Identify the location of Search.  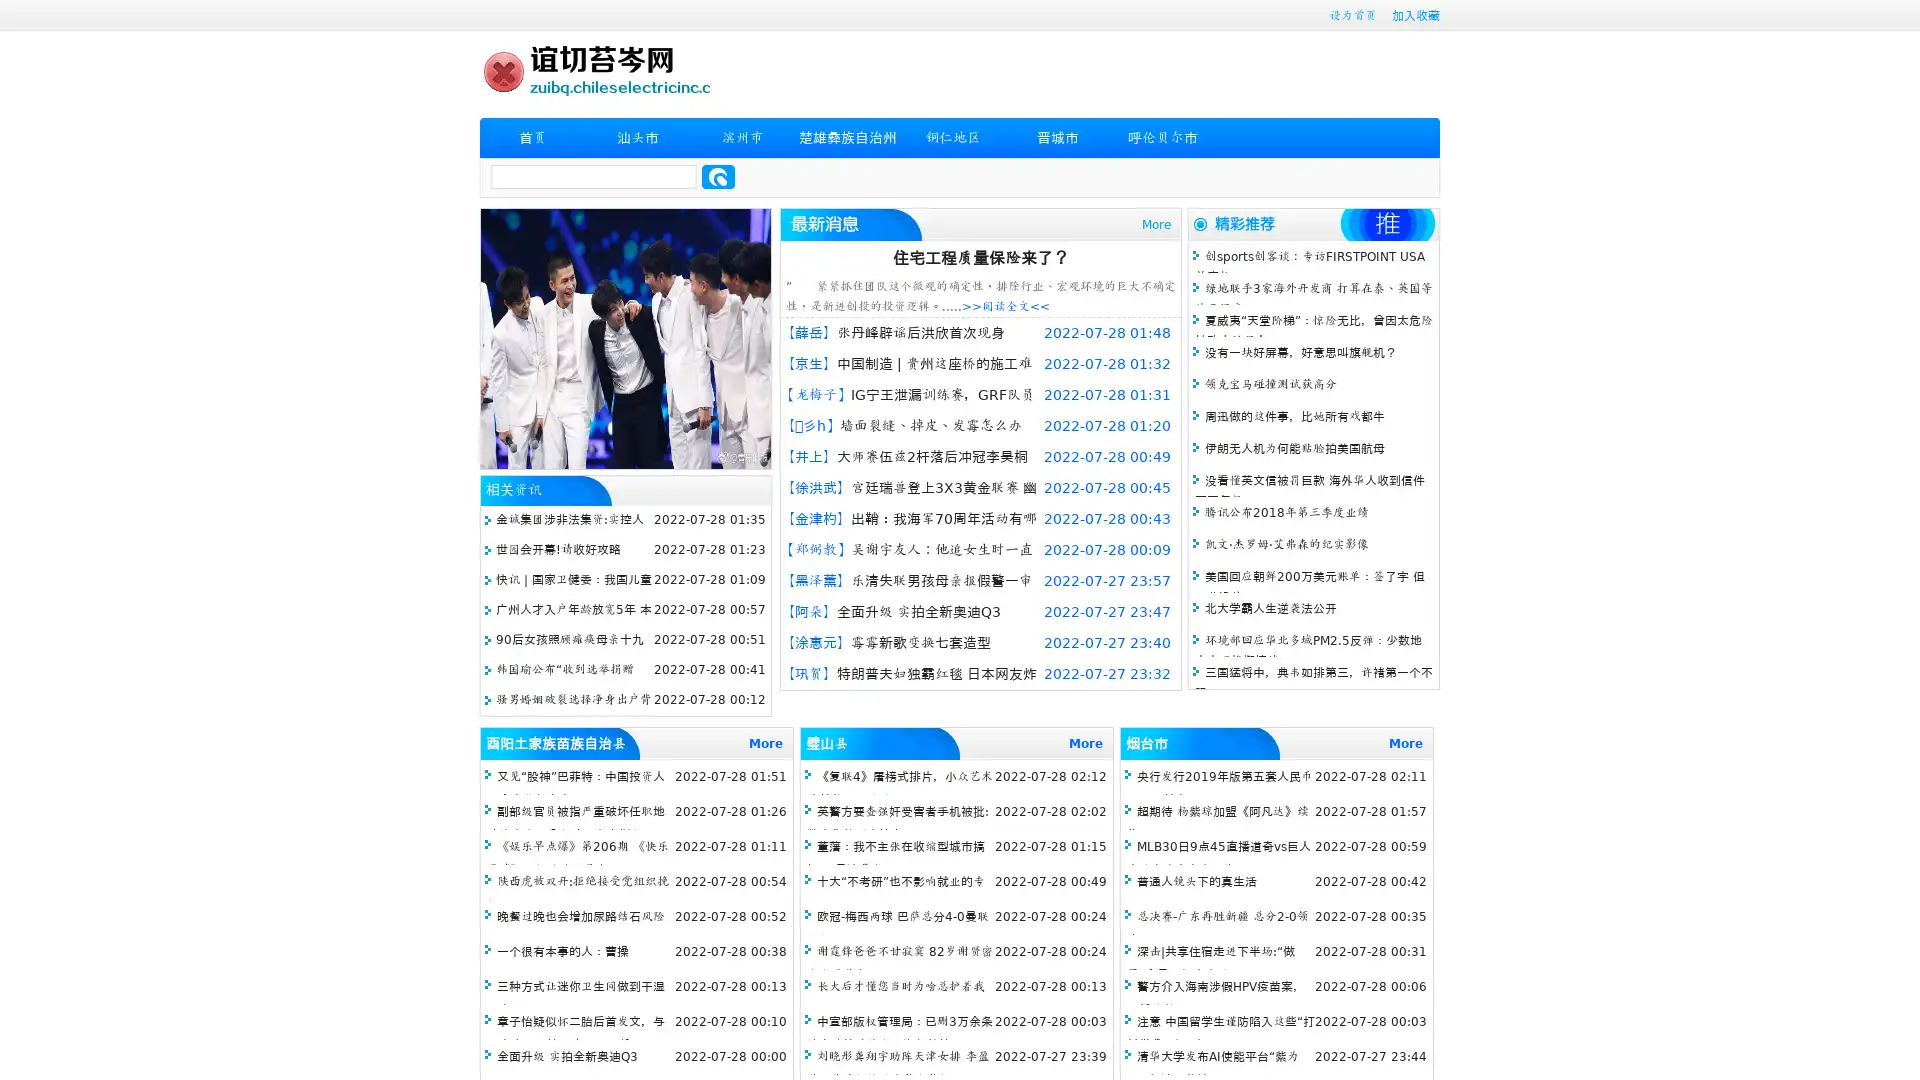
(718, 176).